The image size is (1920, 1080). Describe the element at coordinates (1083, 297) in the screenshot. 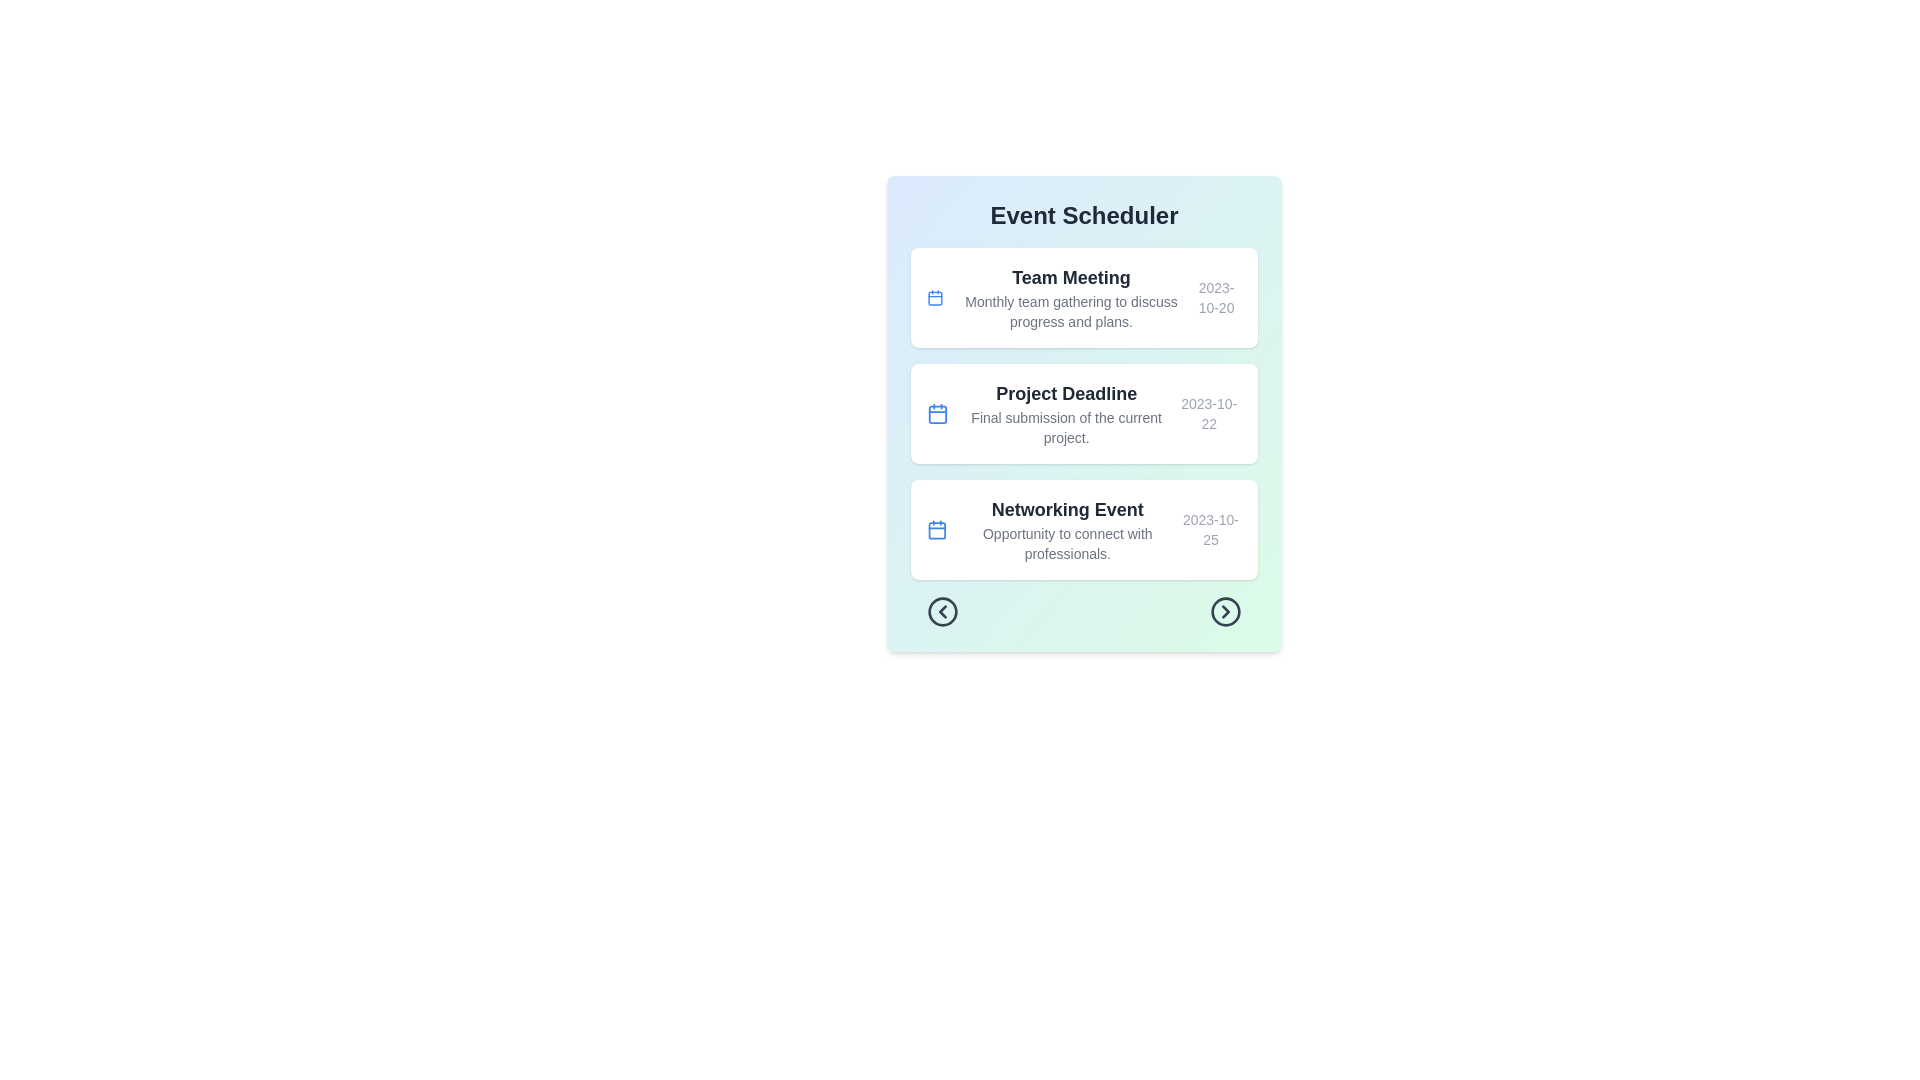

I see `the event card for Team Meeting to view the hover effect` at that location.